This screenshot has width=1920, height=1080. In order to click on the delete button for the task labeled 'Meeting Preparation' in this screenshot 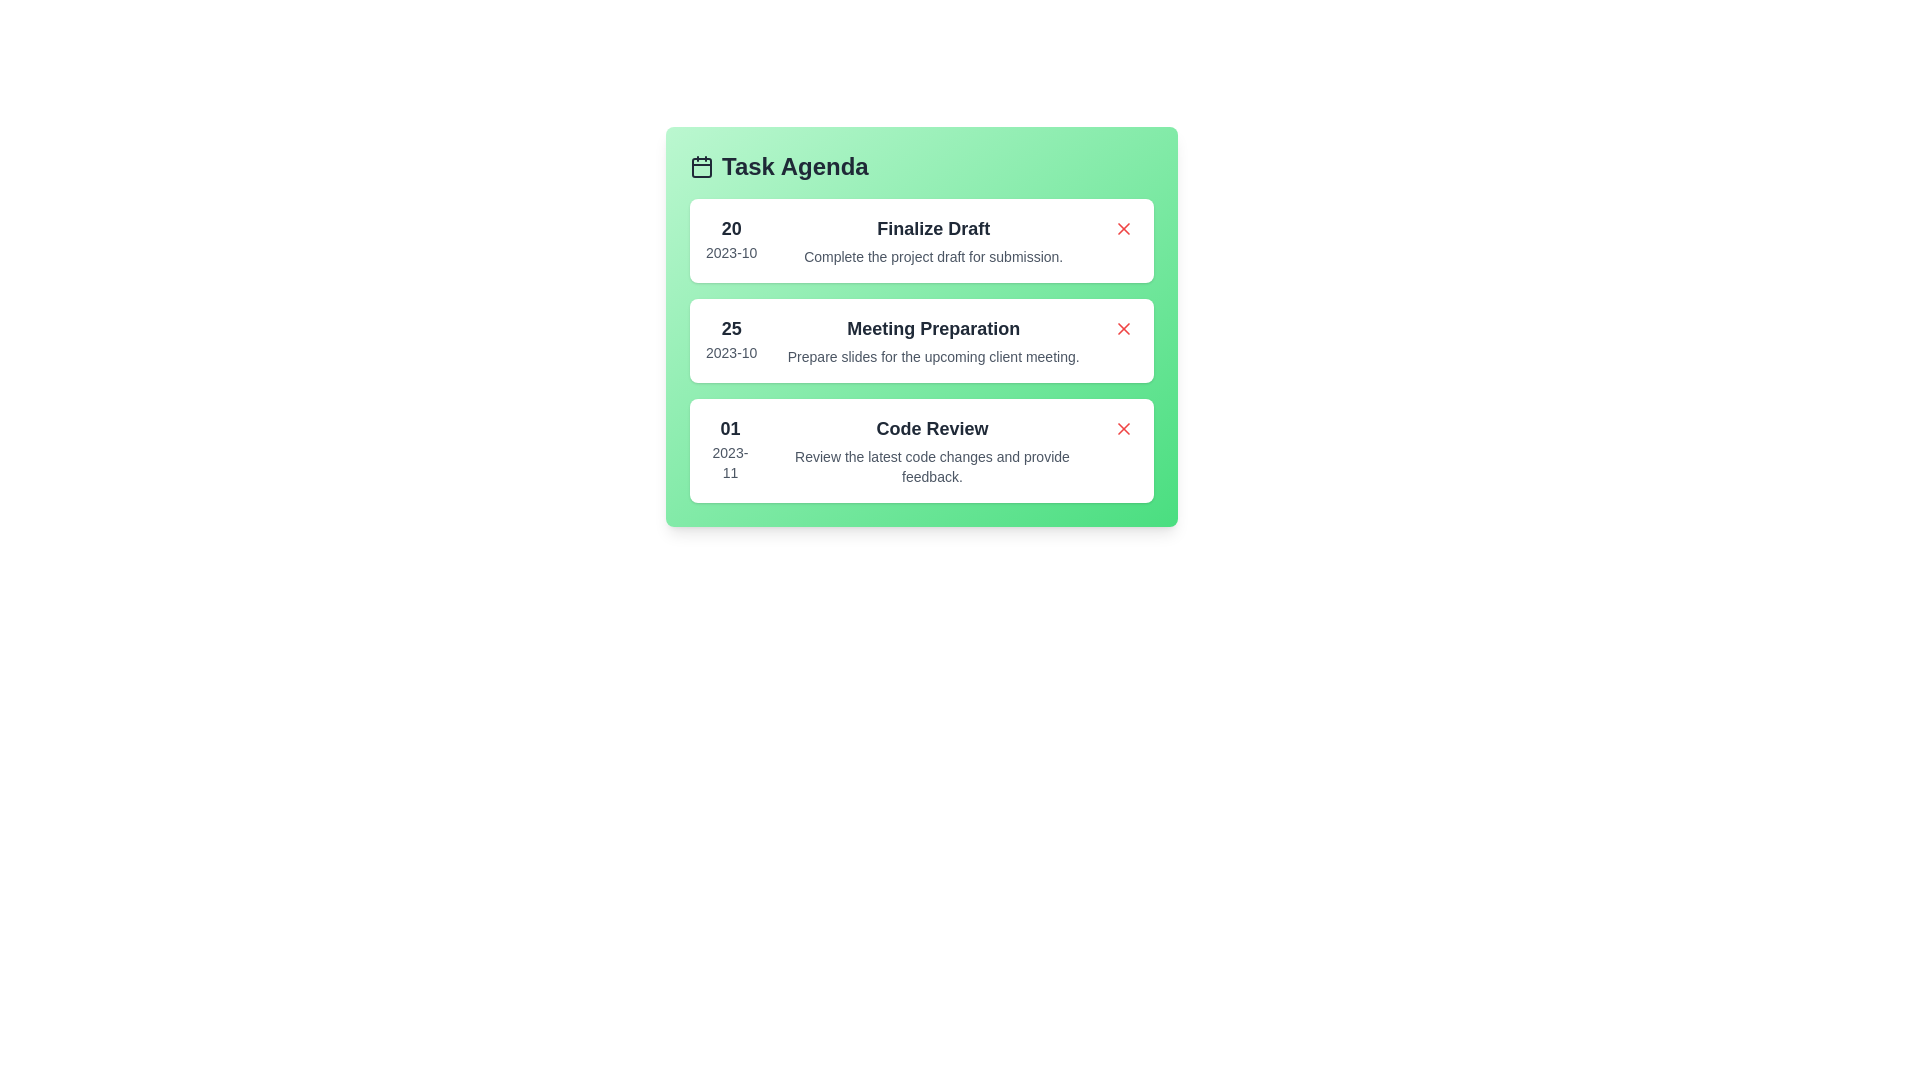, I will do `click(1123, 327)`.